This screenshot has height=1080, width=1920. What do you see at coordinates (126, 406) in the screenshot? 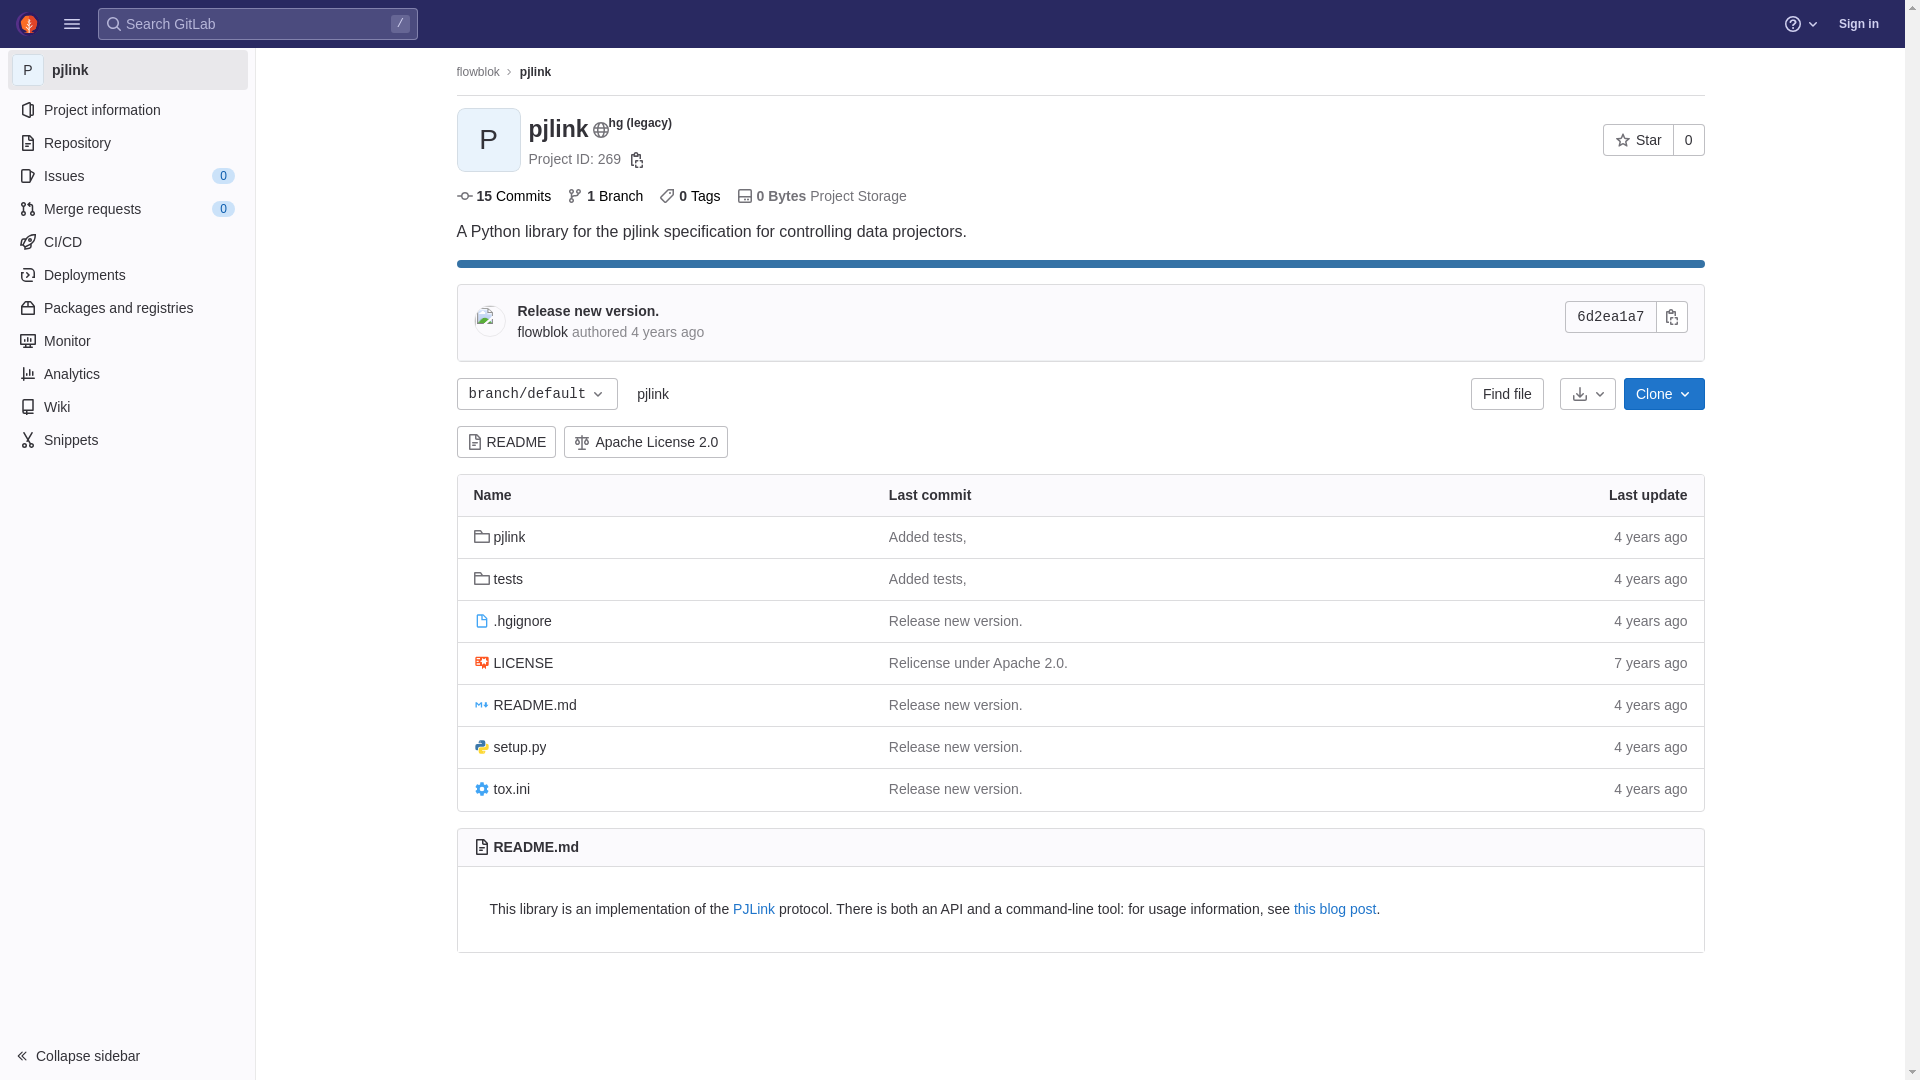
I see `'Wiki'` at bounding box center [126, 406].